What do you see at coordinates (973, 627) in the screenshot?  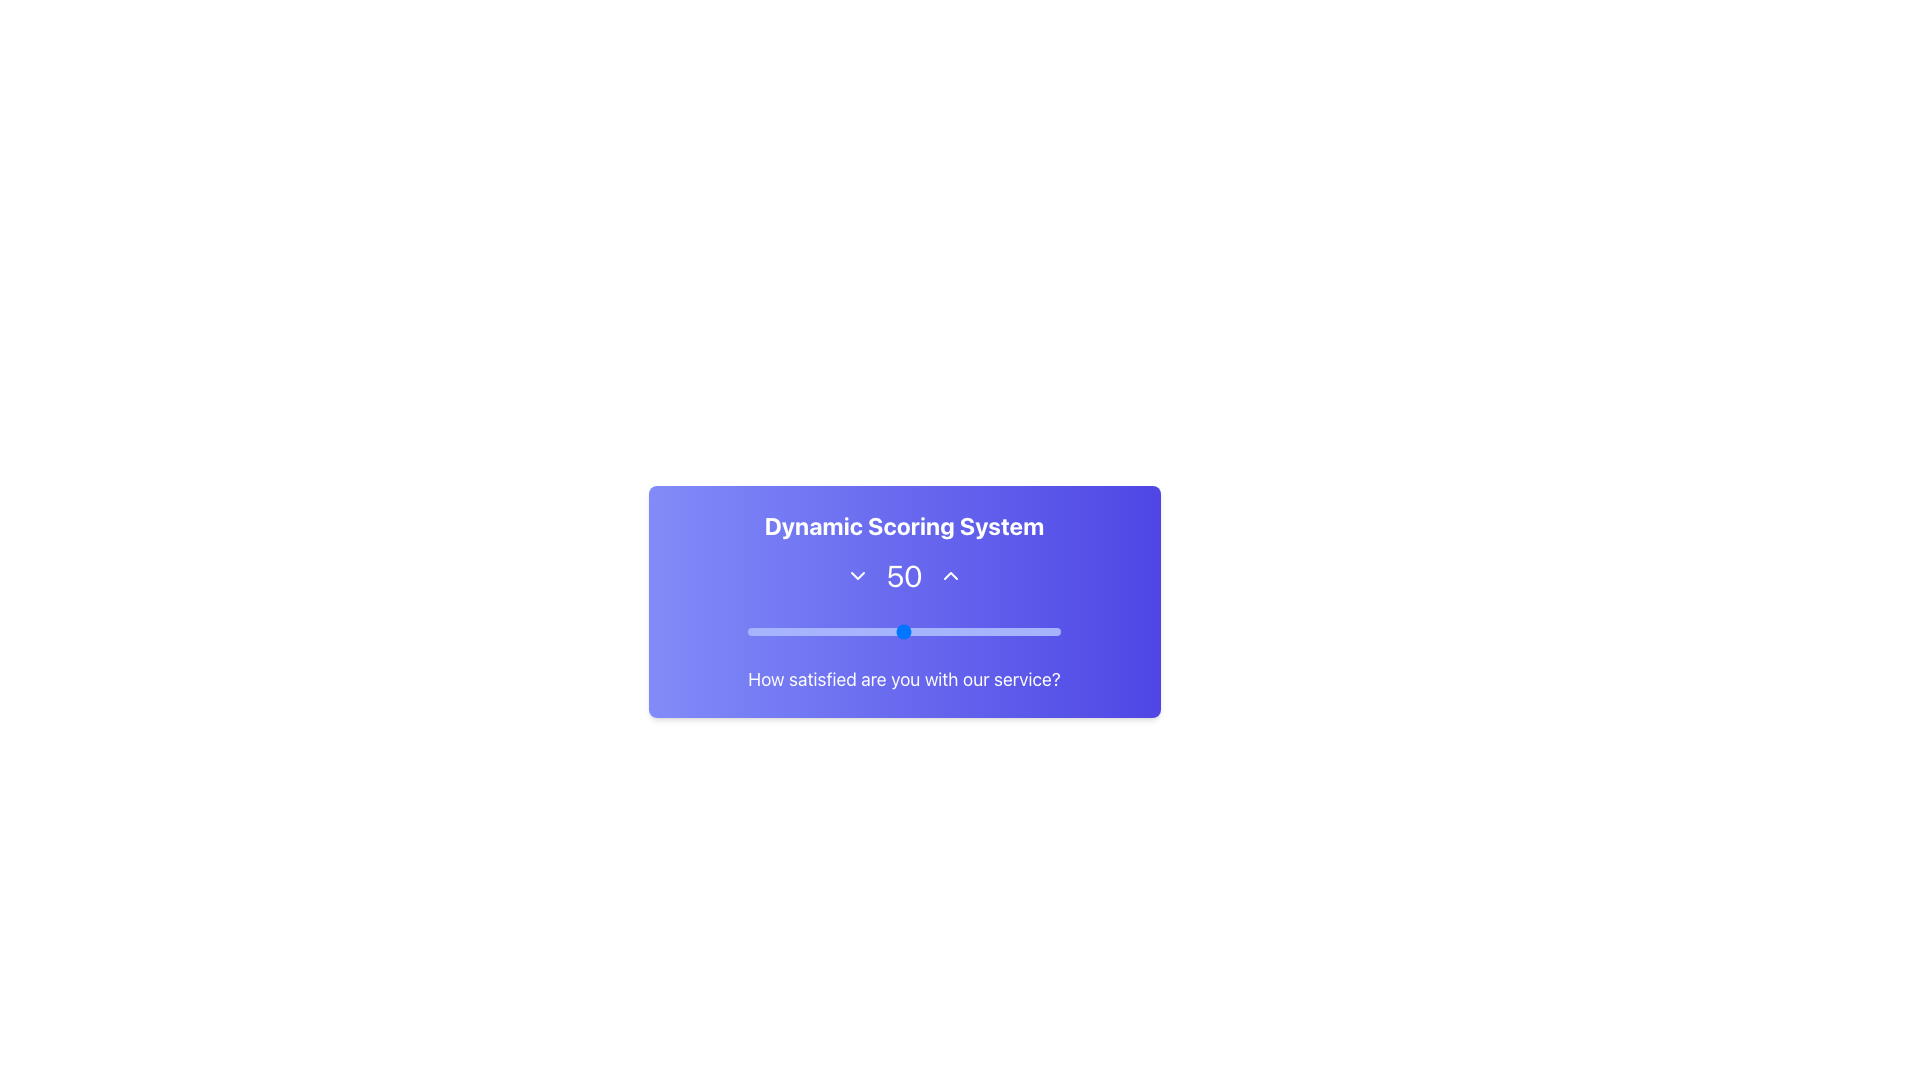 I see `the slider` at bounding box center [973, 627].